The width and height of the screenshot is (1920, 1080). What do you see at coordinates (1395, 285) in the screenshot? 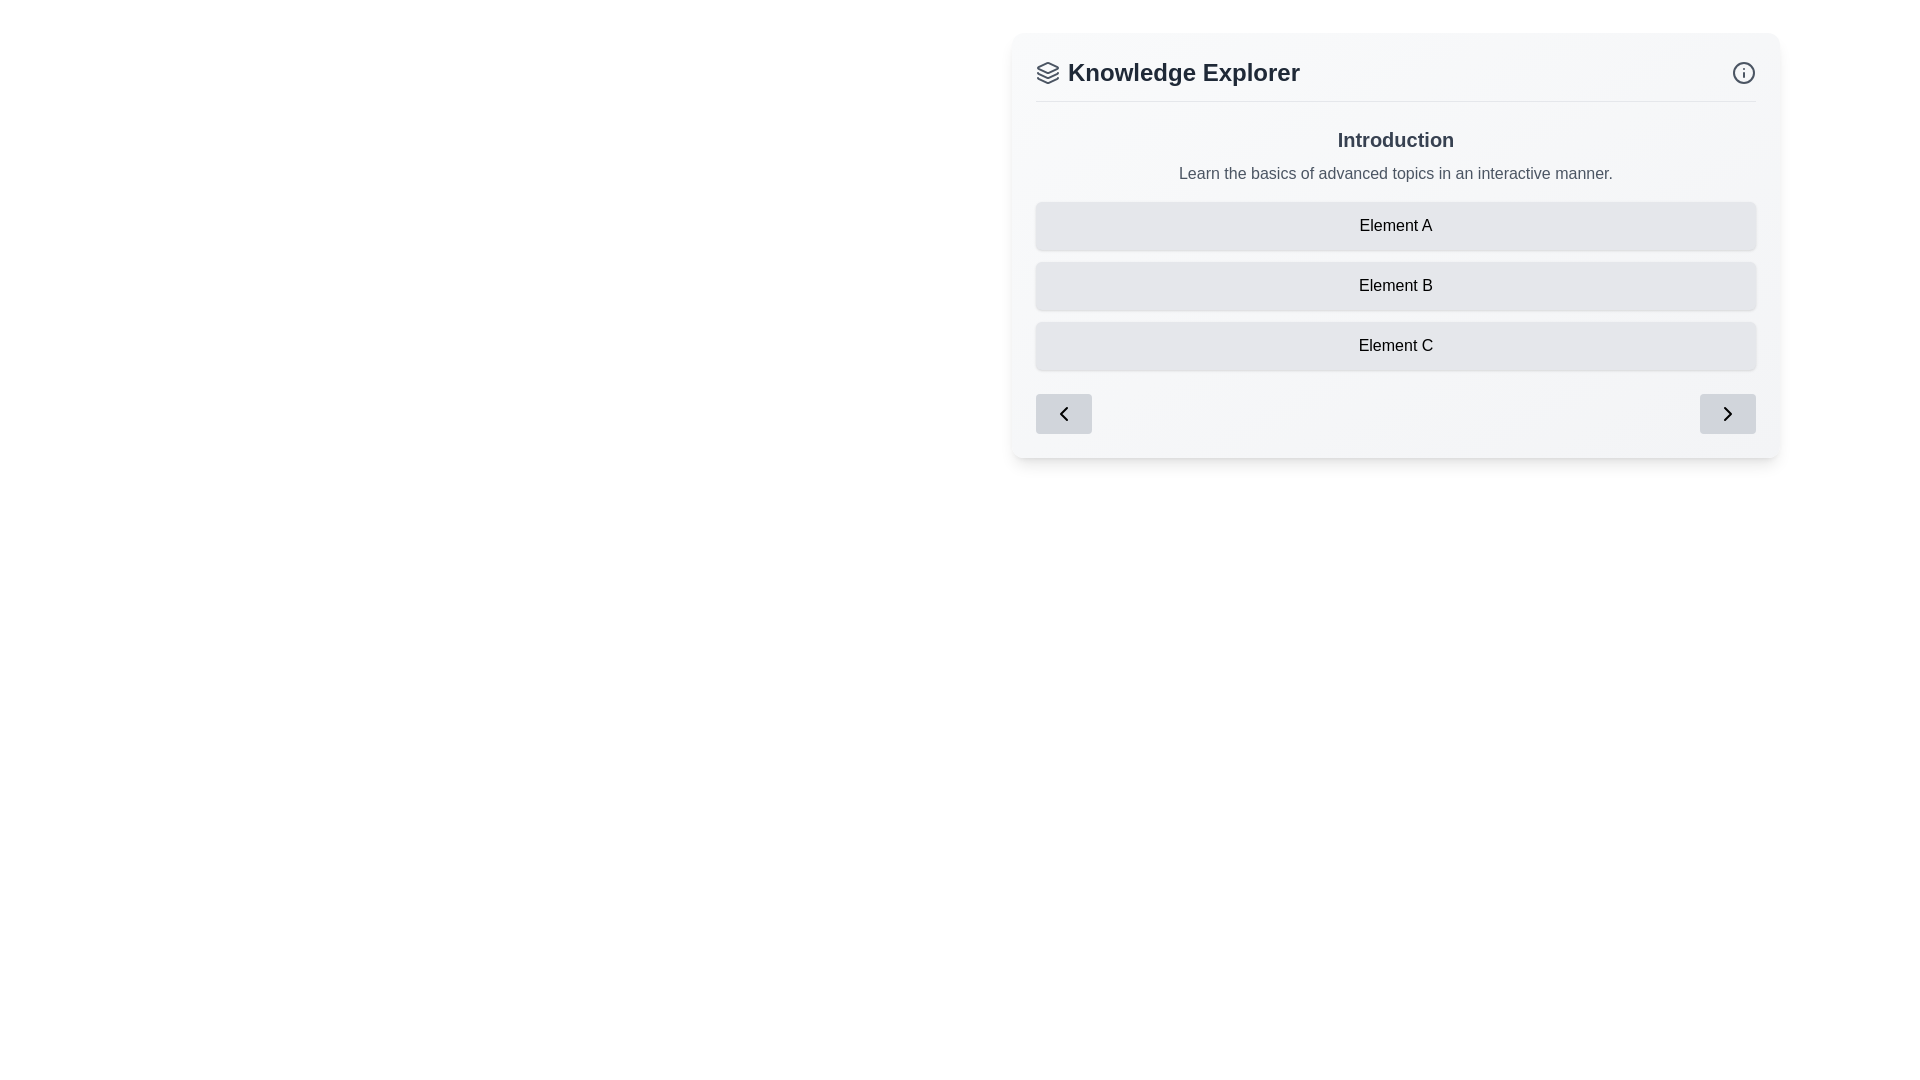
I see `the button labeled 'Element B', which is a horizontal rectangular box with rounded corners and a light gray background, located in the center of the panel between 'Element A' and 'Element C'` at bounding box center [1395, 285].